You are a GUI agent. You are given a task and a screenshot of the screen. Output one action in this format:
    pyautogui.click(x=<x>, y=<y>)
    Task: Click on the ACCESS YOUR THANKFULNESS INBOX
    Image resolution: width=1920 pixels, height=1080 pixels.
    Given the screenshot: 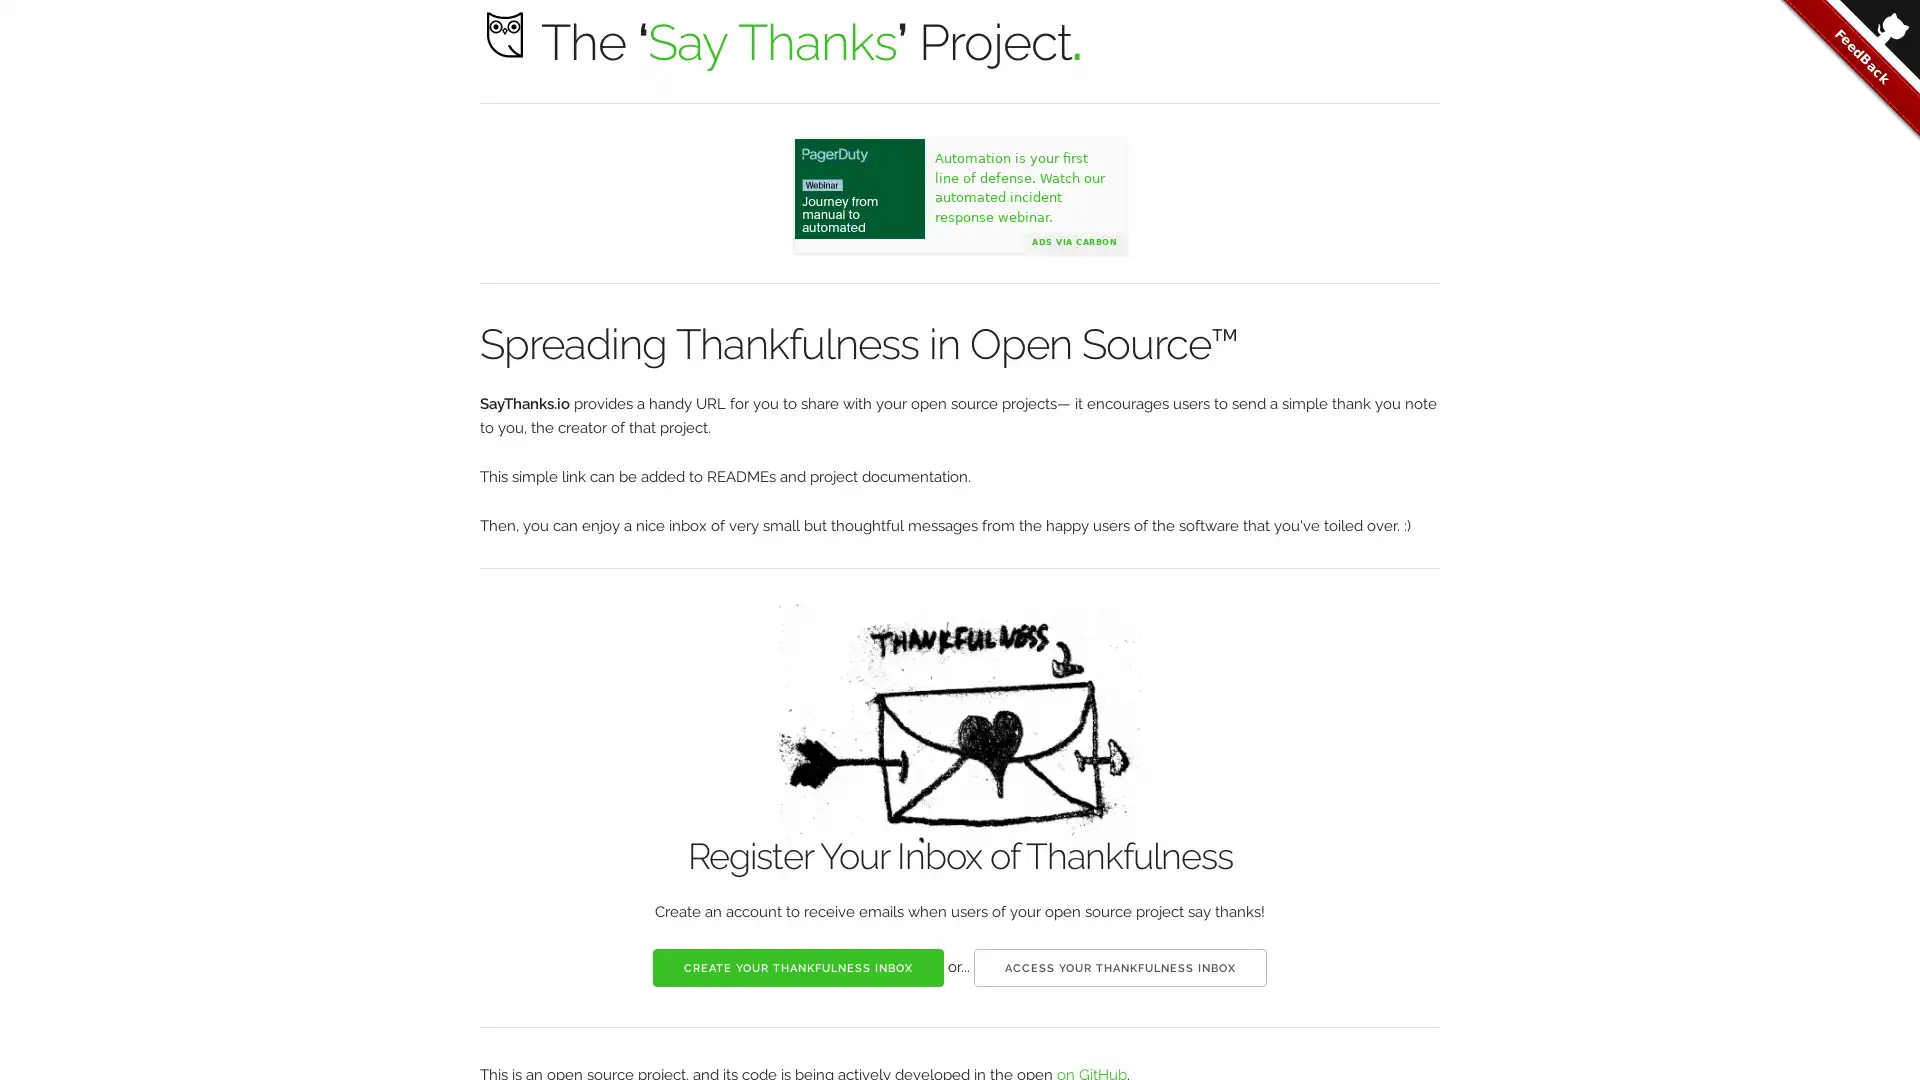 What is the action you would take?
    pyautogui.click(x=1120, y=966)
    